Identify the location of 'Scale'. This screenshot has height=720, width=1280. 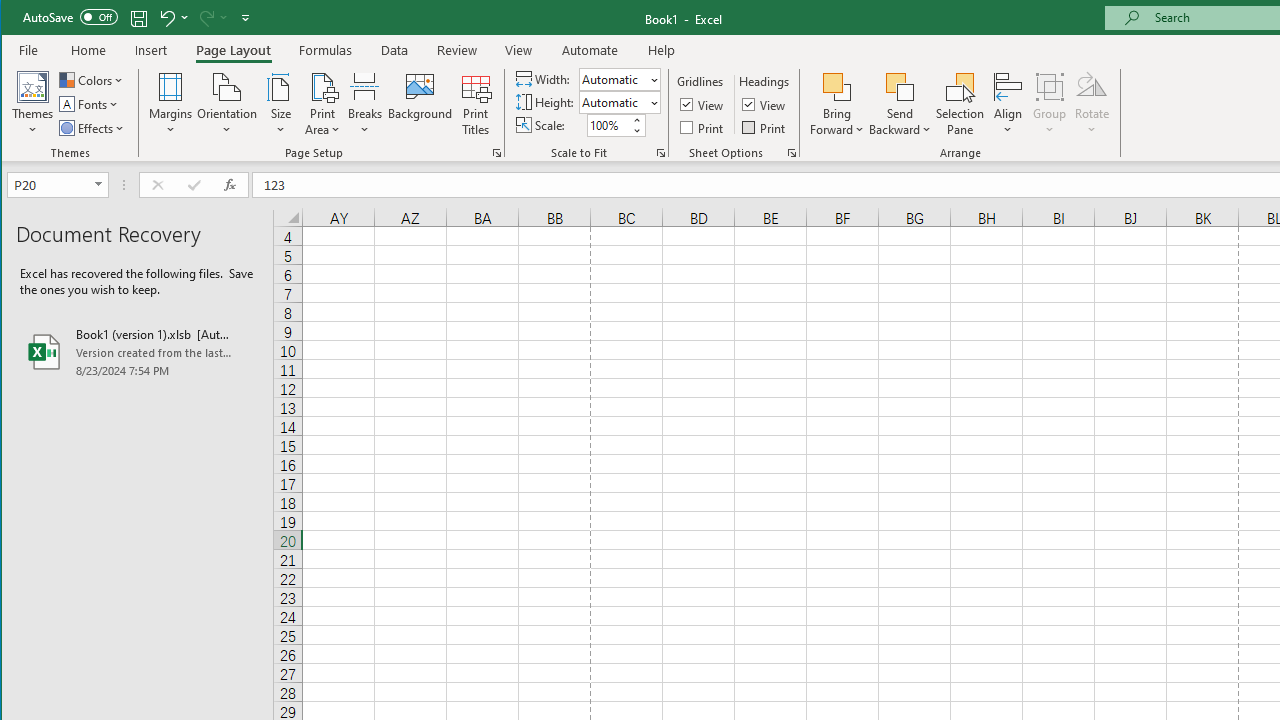
(607, 125).